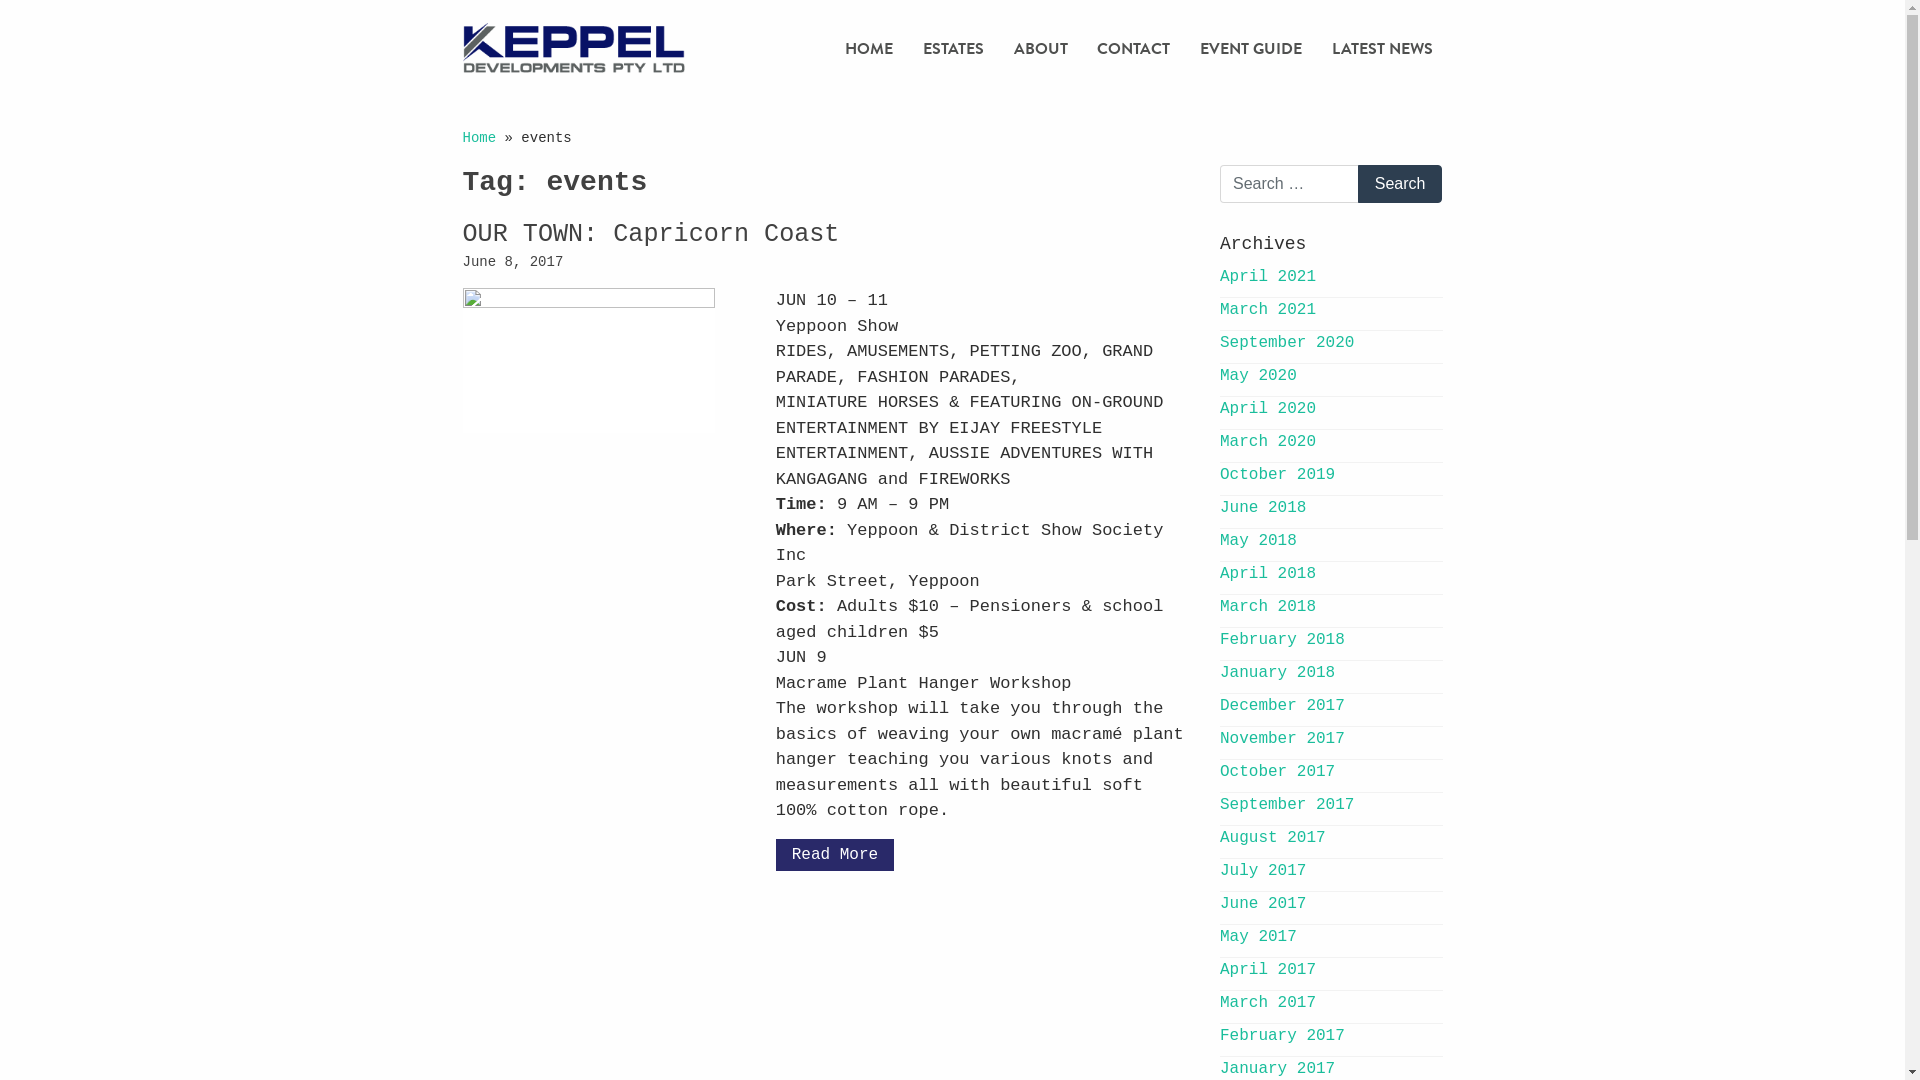 The image size is (1920, 1080). What do you see at coordinates (1266, 1002) in the screenshot?
I see `'March 2017'` at bounding box center [1266, 1002].